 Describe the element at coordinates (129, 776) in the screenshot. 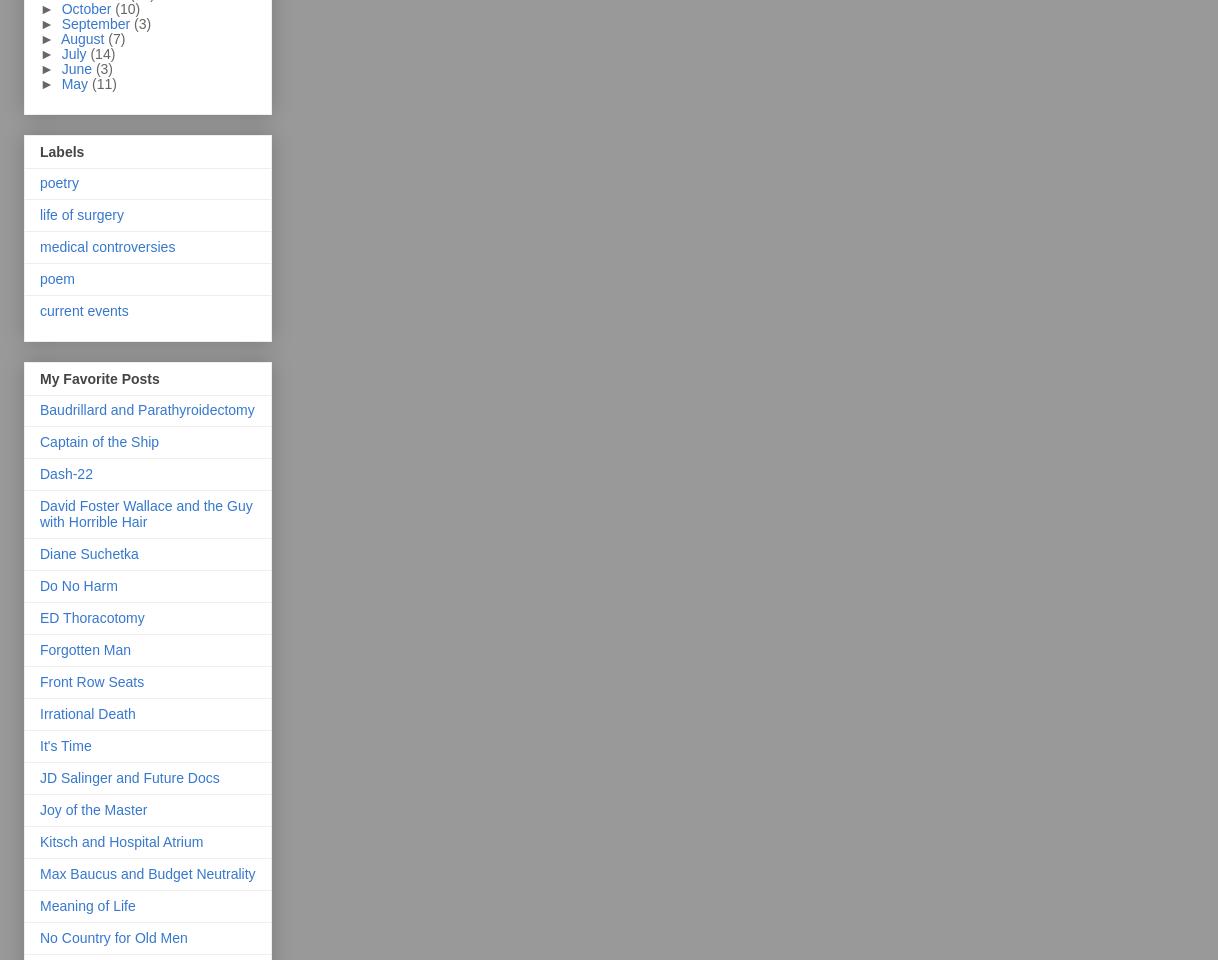

I see `'JD Salinger and Future Docs'` at that location.